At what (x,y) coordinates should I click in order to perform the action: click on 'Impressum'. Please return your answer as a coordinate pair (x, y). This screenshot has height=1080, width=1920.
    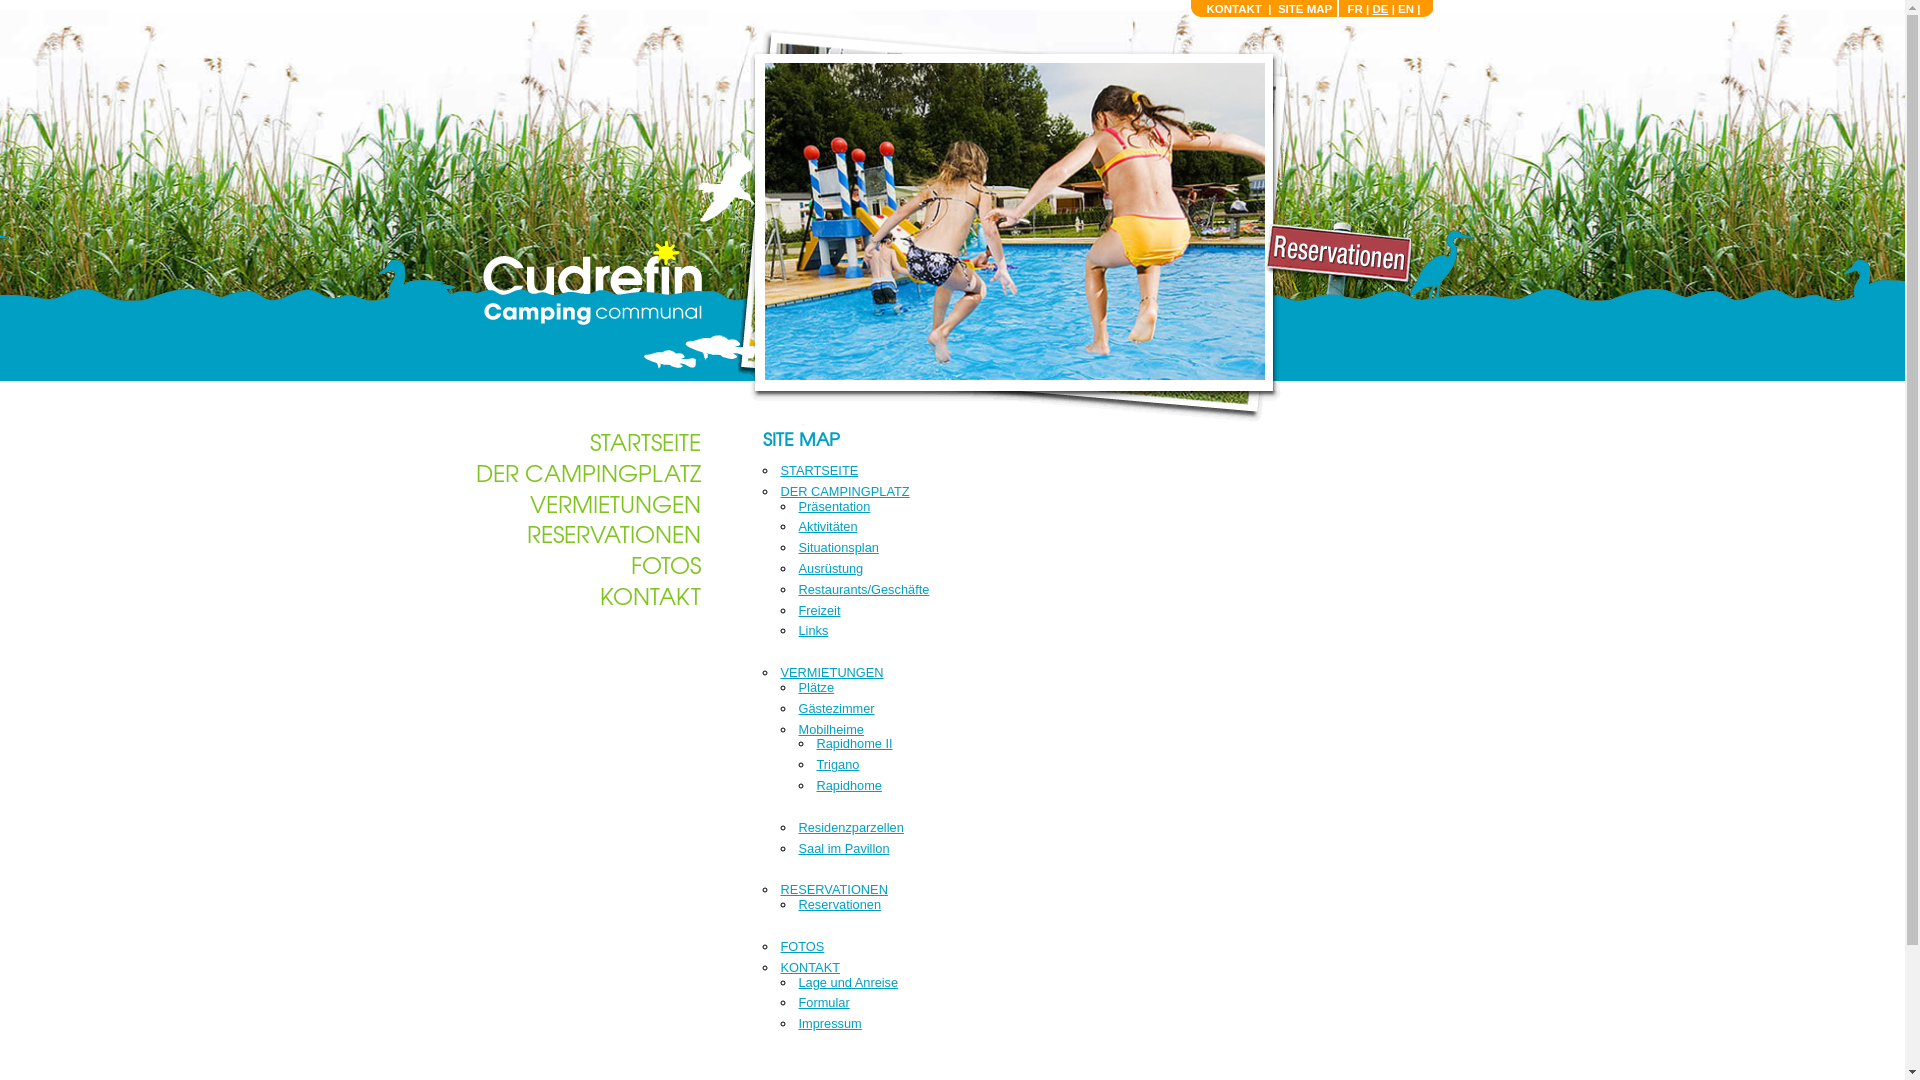
    Looking at the image, I should click on (829, 1023).